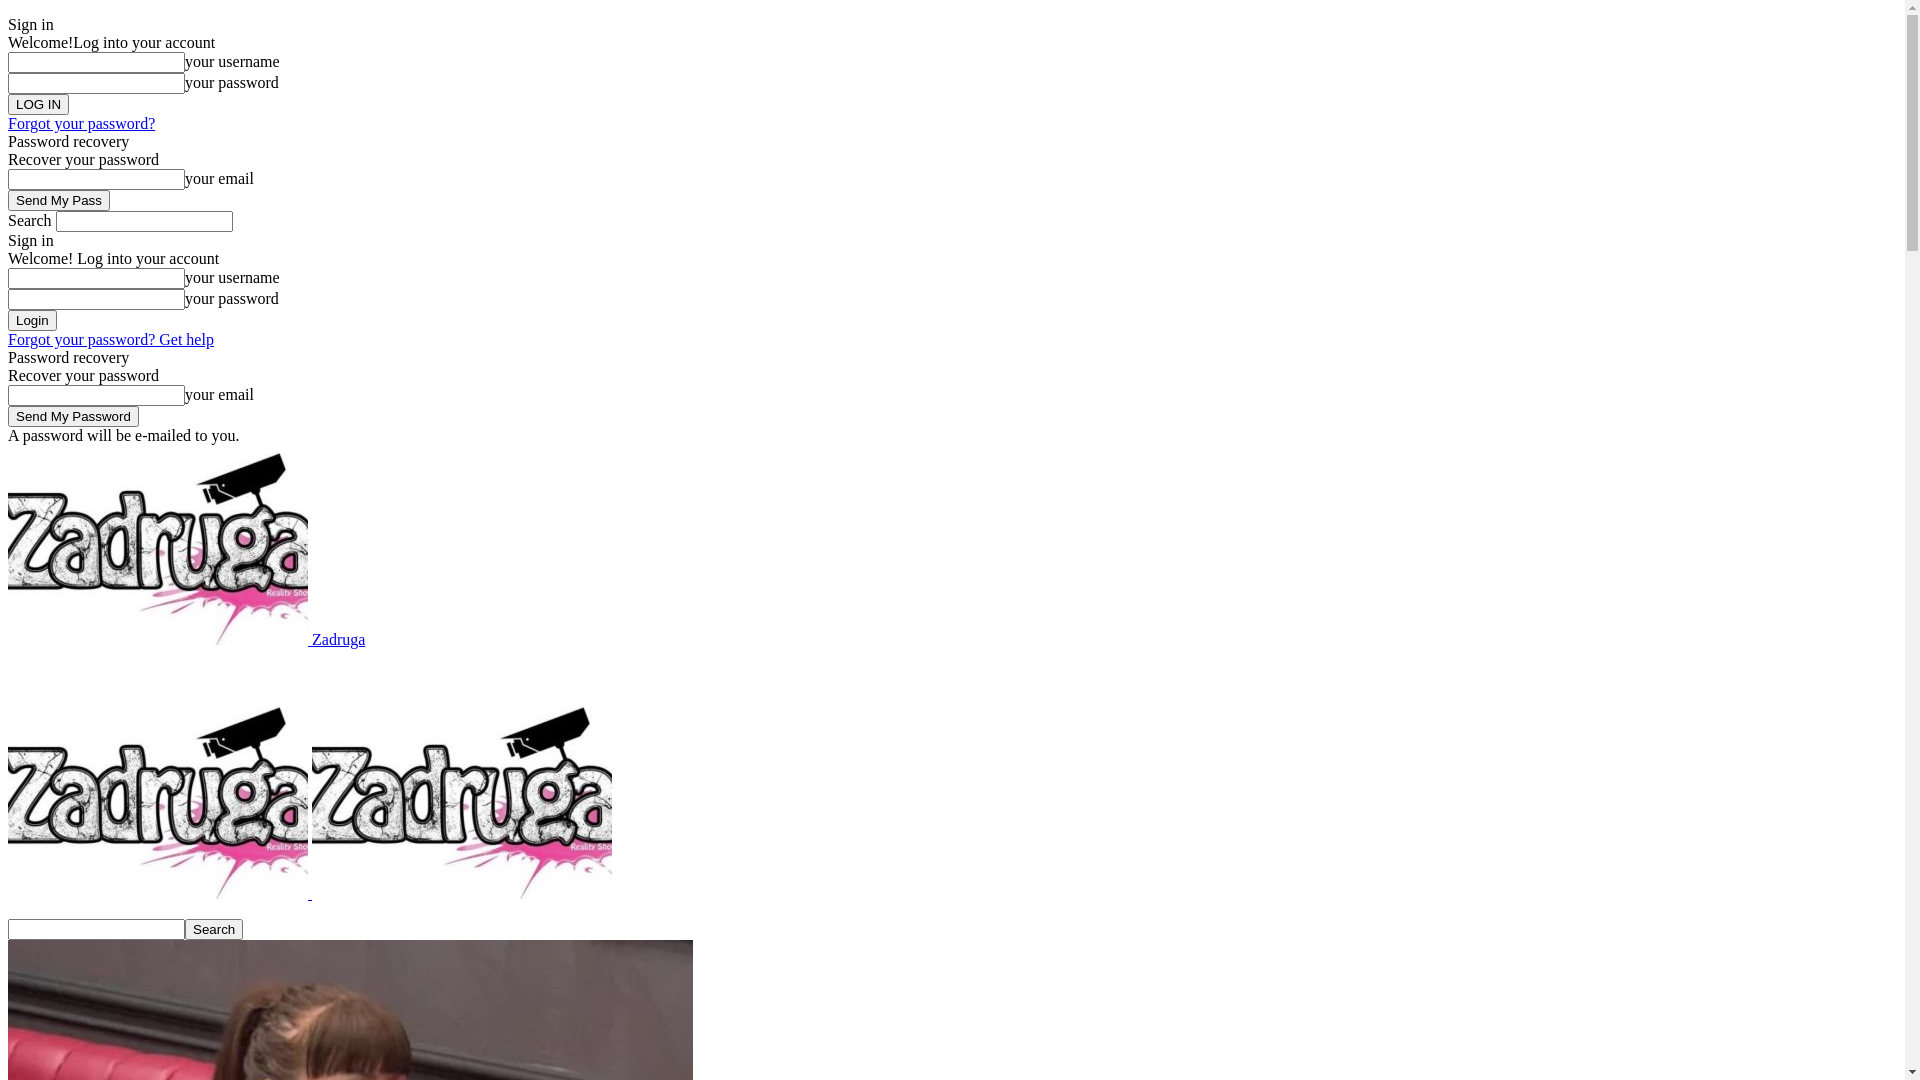  I want to click on 'Forgot your password? Get help', so click(109, 338).